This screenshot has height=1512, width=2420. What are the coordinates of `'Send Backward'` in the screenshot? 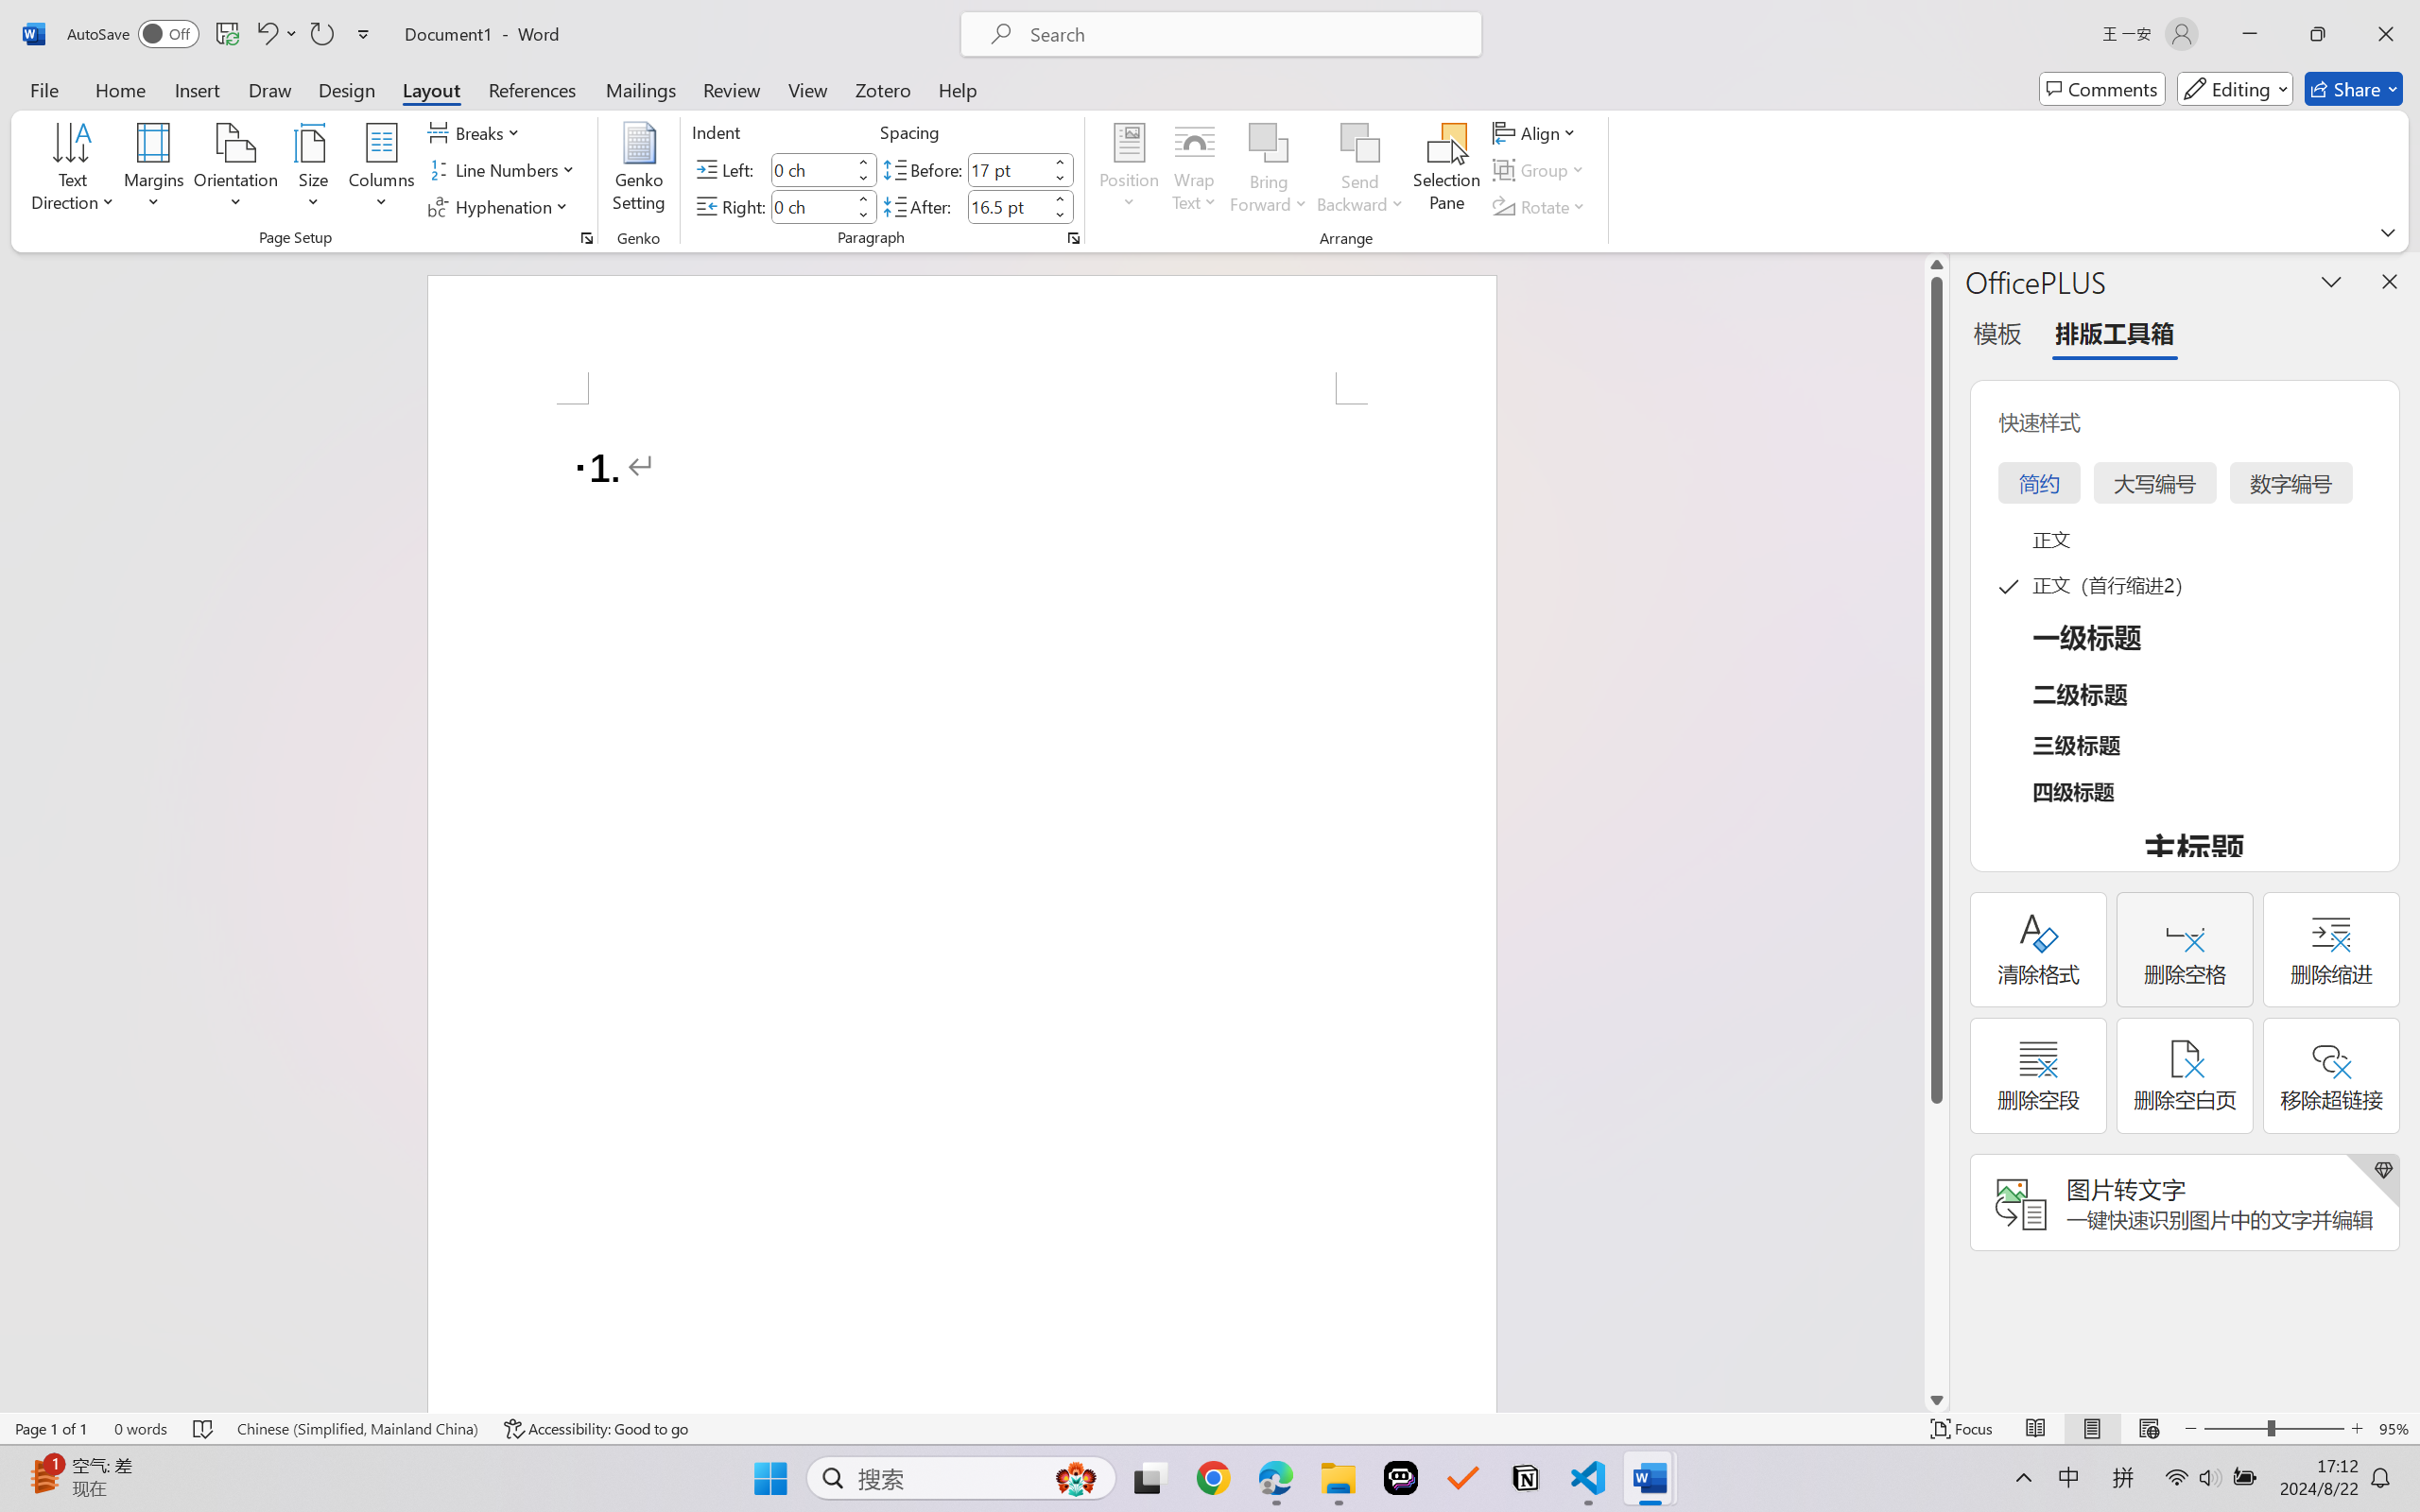 It's located at (1360, 170).